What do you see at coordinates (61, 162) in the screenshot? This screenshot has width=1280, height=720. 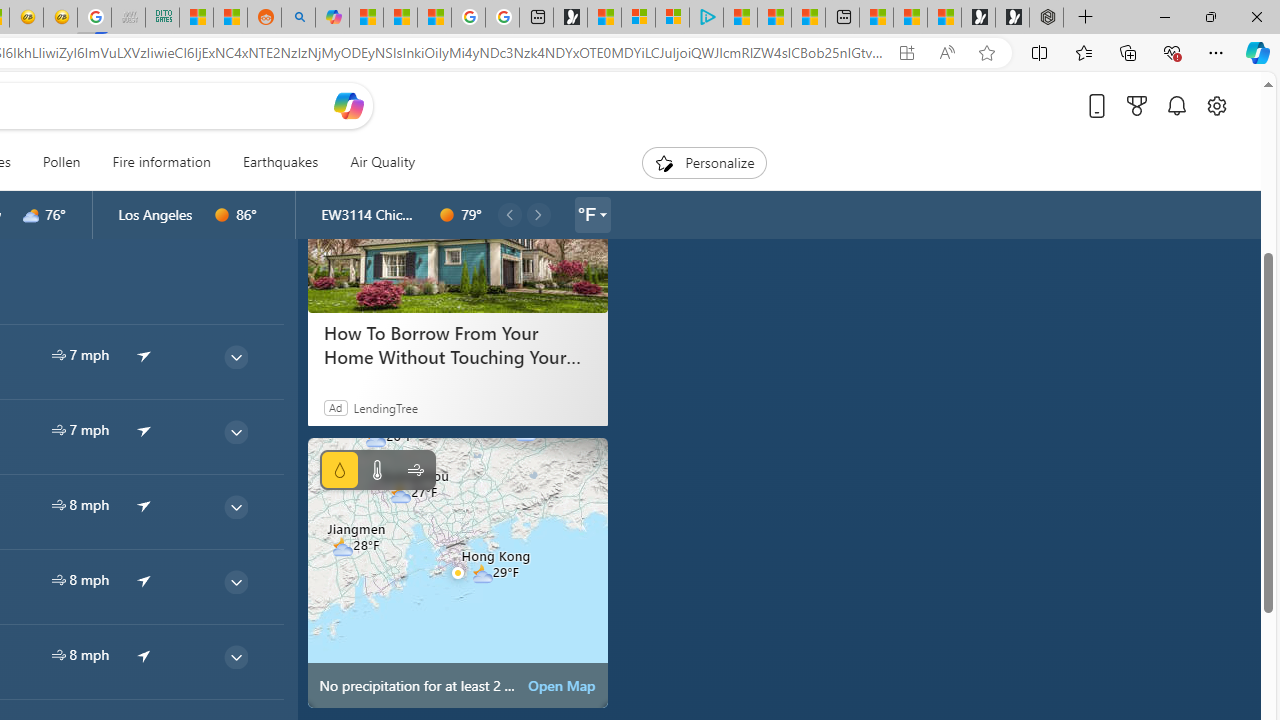 I see `'Pollen'` at bounding box center [61, 162].